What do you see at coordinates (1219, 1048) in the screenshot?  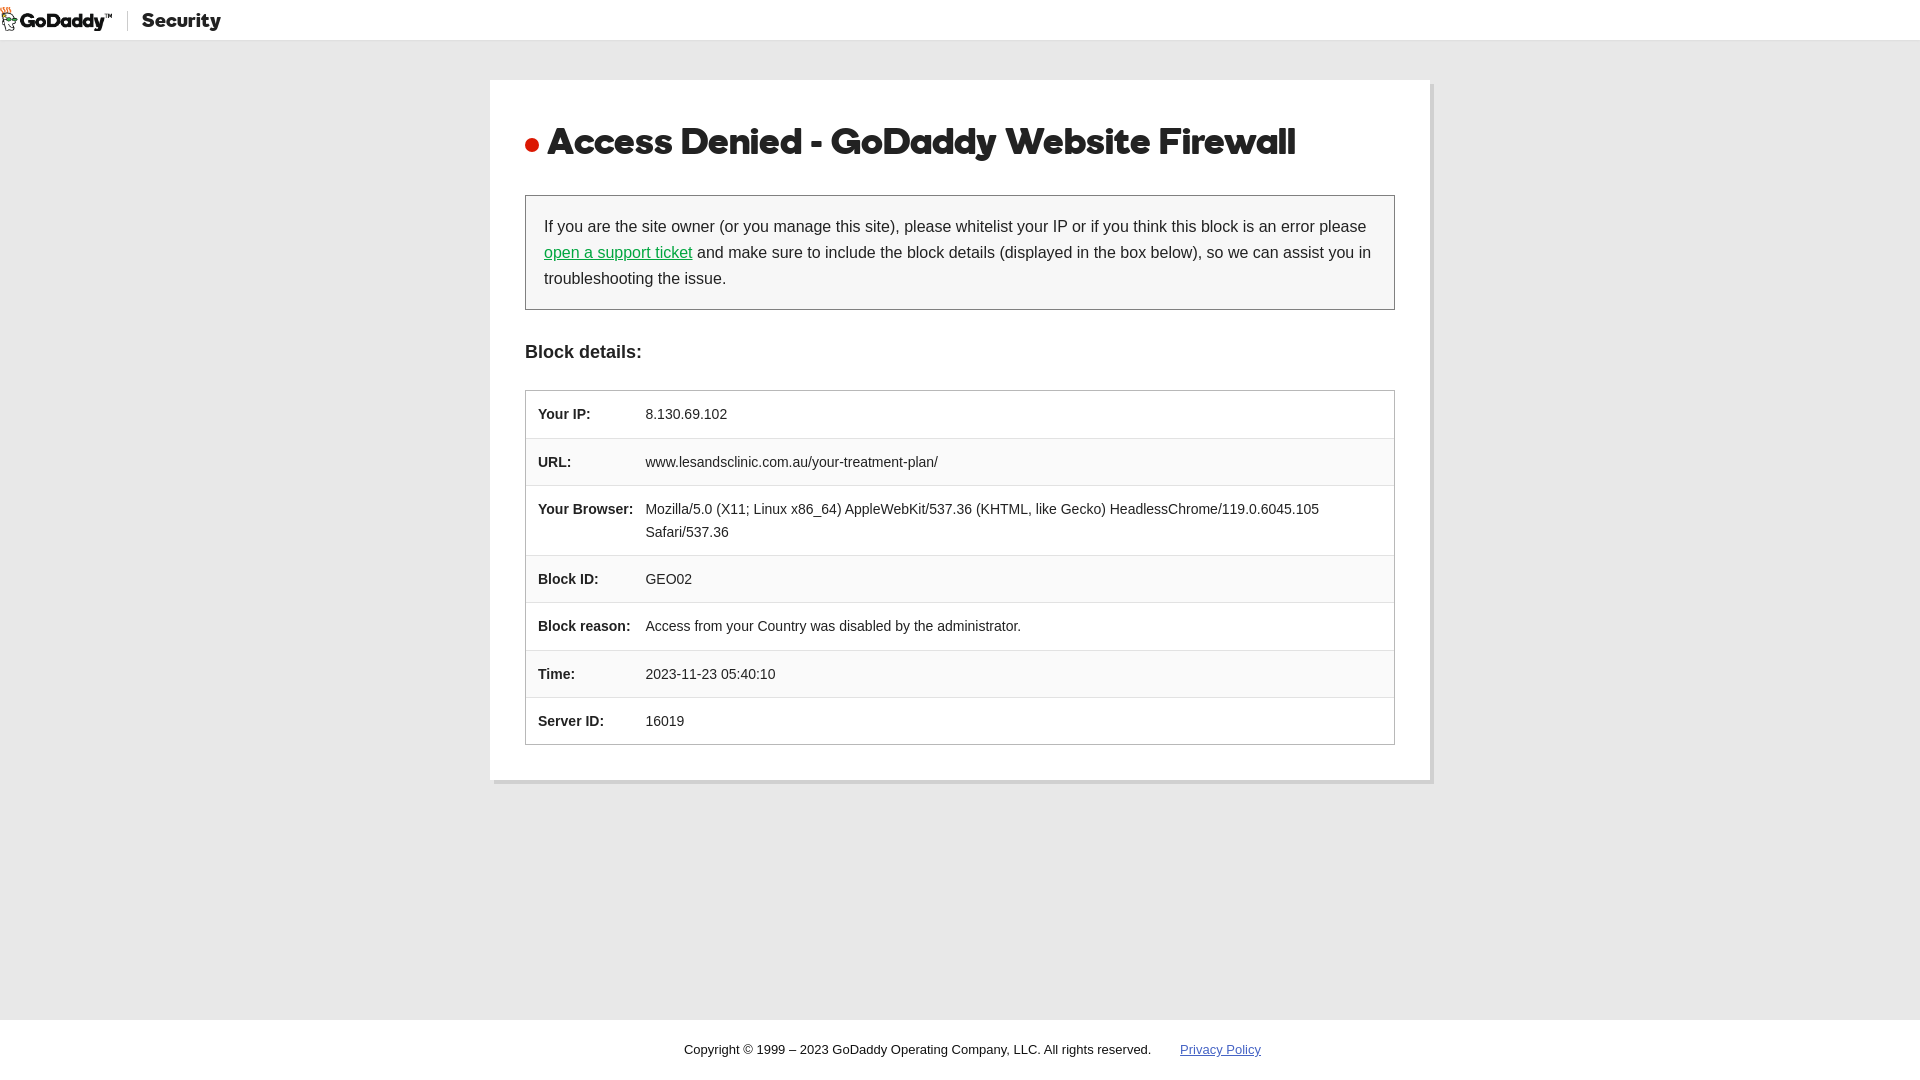 I see `'Privacy Policy'` at bounding box center [1219, 1048].